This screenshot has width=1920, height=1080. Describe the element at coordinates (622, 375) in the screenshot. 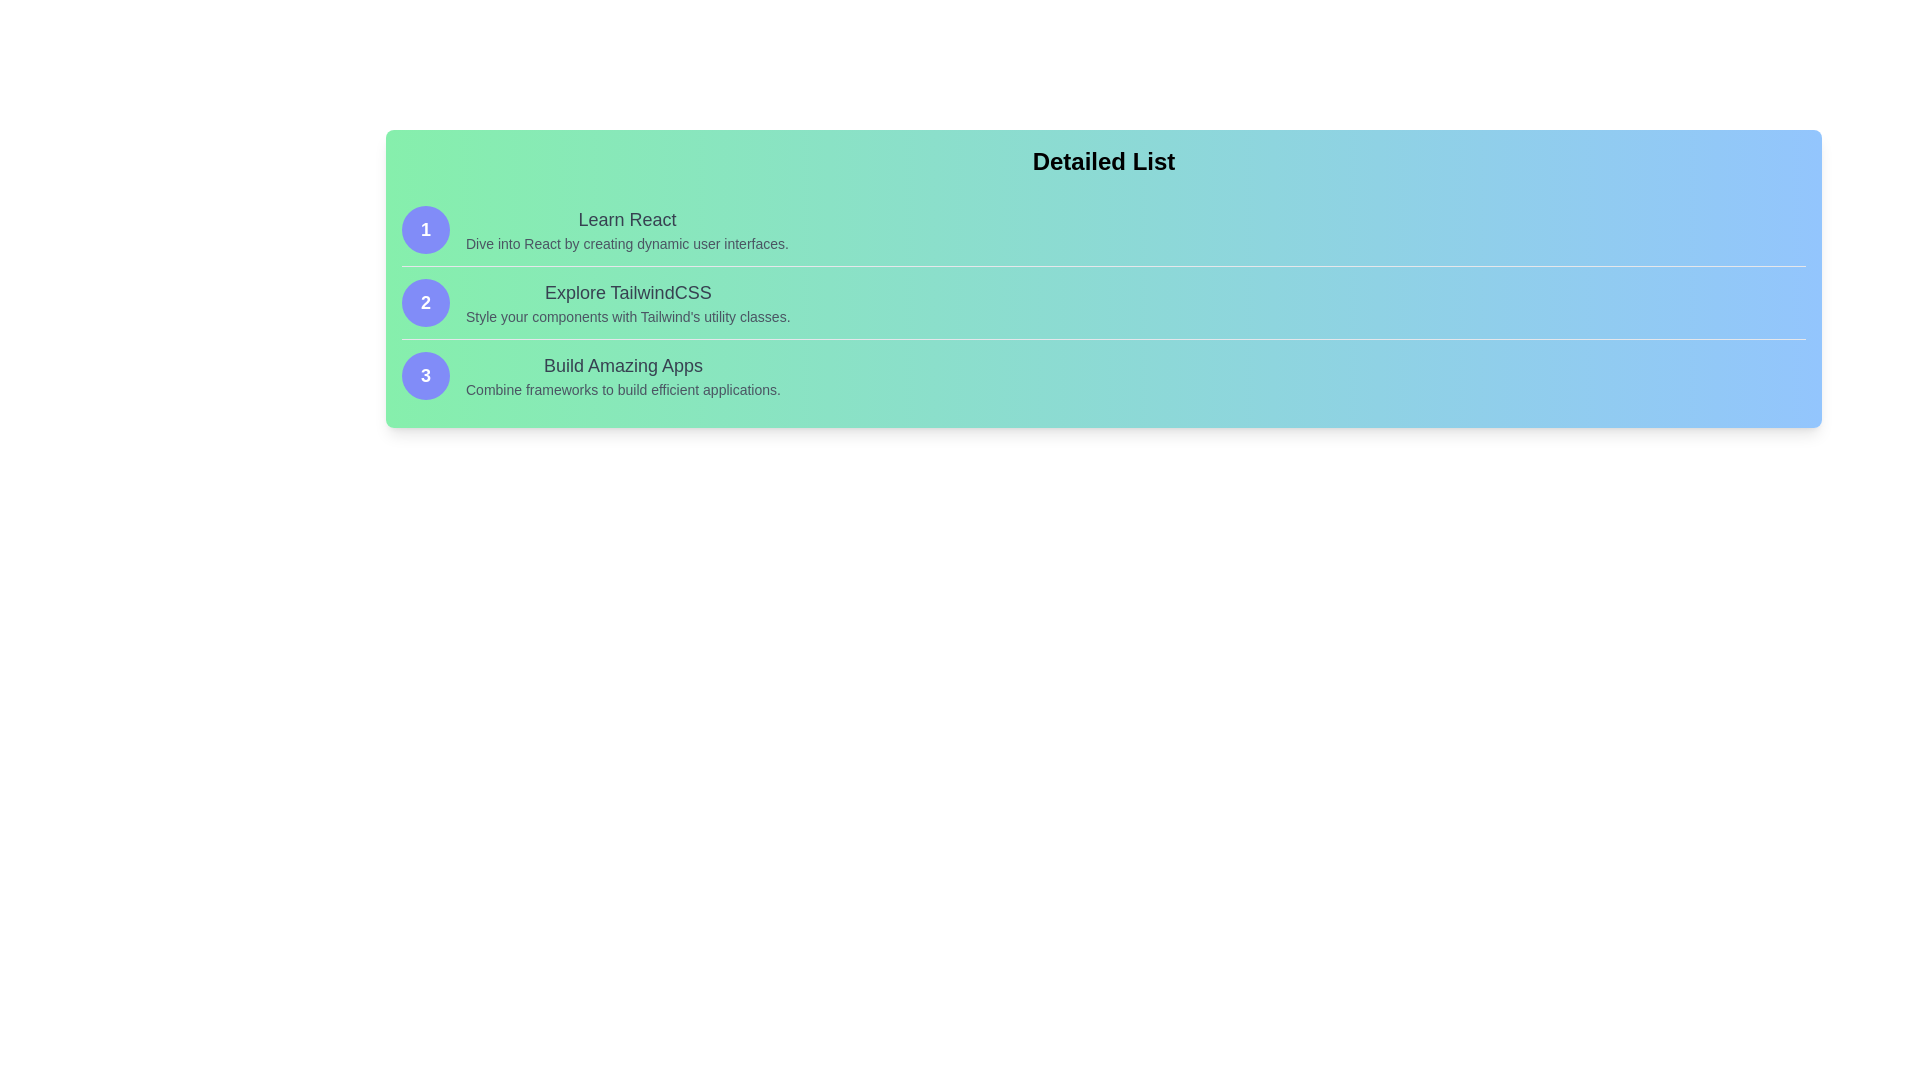

I see `text from the Text block titled 'Build Amazing Apps', which includes the description 'Combine frameworks to build efficient applications.'` at that location.